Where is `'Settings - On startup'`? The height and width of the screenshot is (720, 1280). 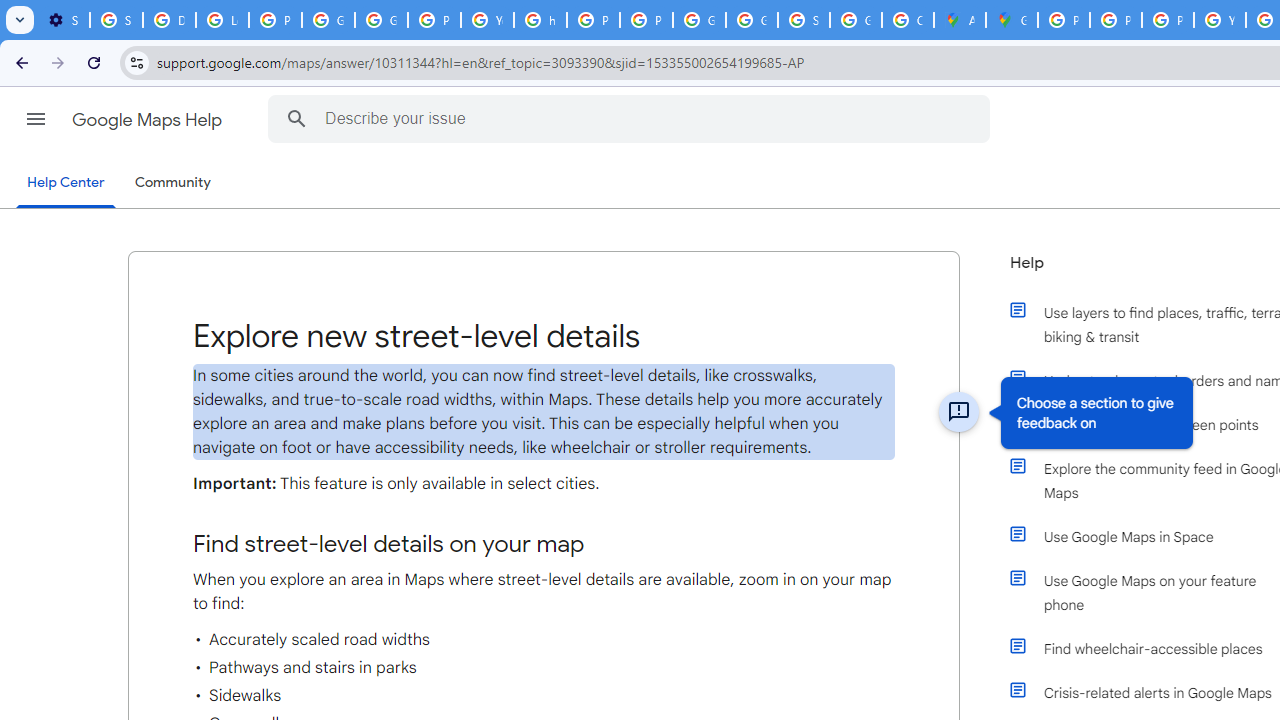
'Settings - On startup' is located at coordinates (63, 20).